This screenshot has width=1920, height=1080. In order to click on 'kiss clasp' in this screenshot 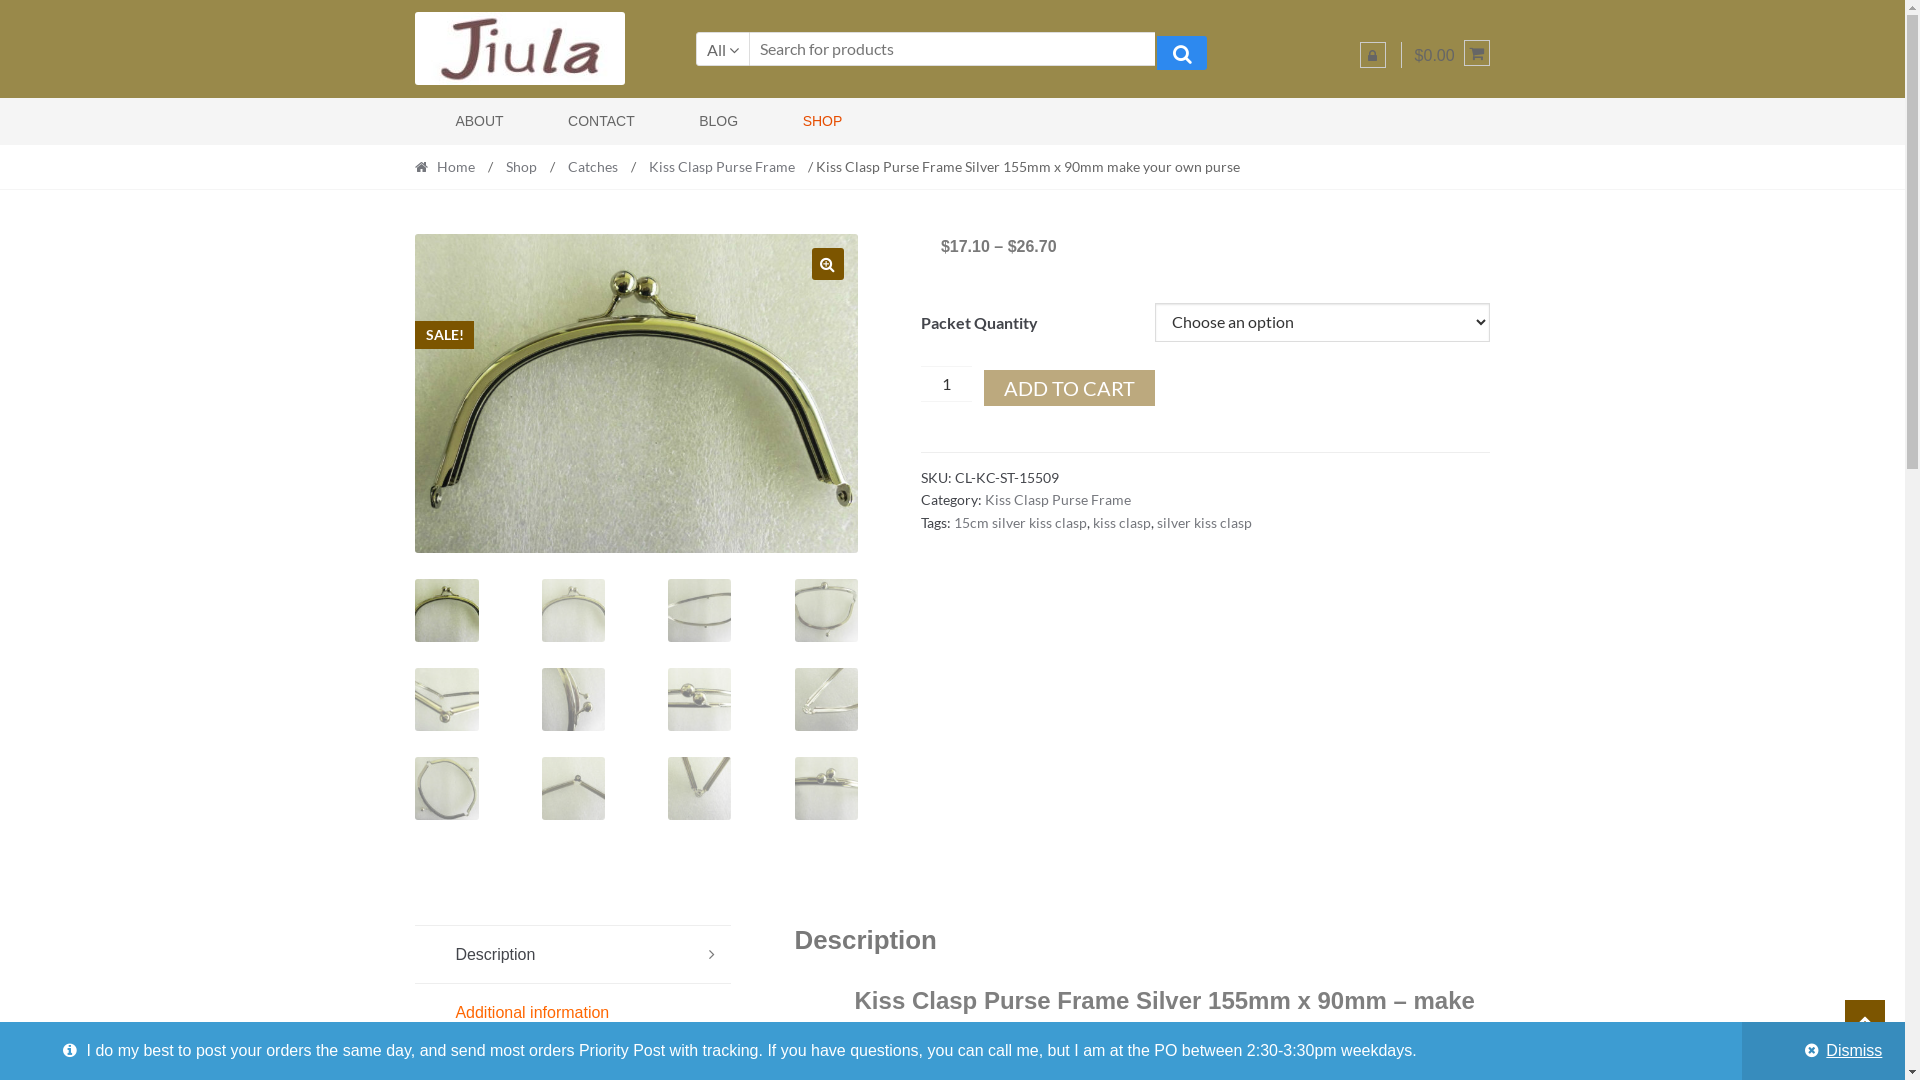, I will do `click(1122, 521)`.